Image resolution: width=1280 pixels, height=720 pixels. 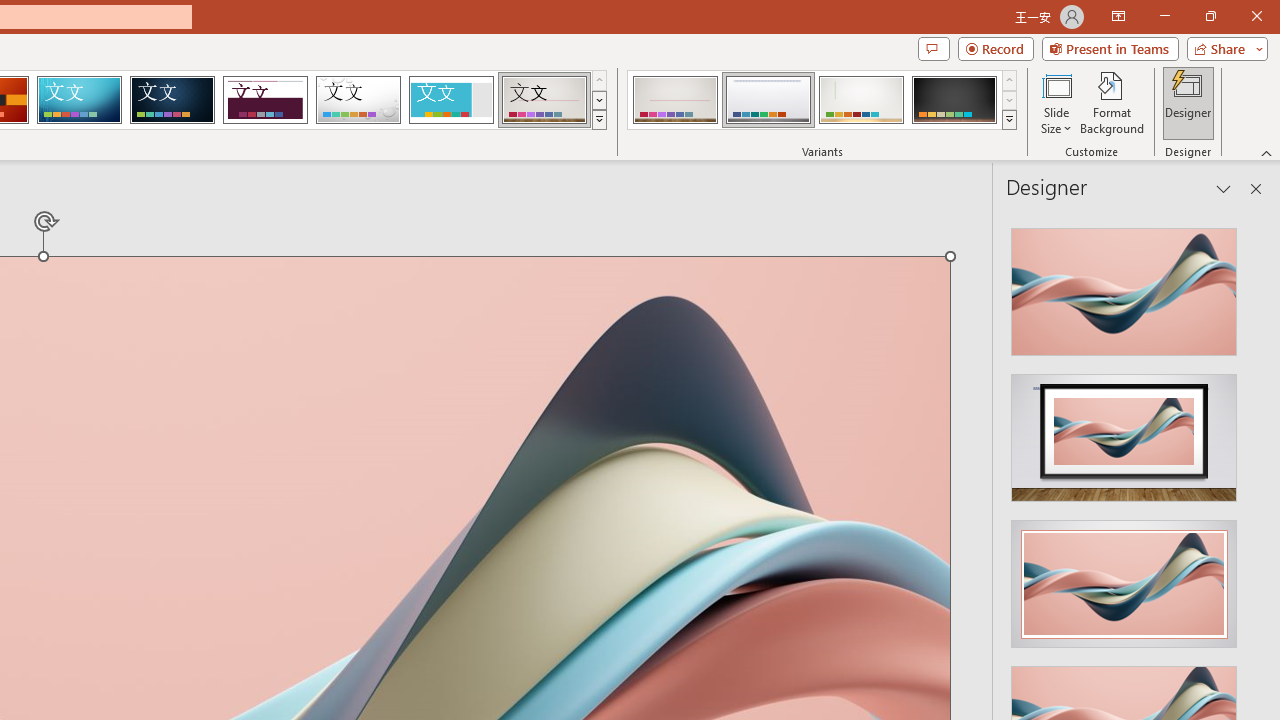 What do you see at coordinates (675, 100) in the screenshot?
I see `'Gallery Variant 1'` at bounding box center [675, 100].